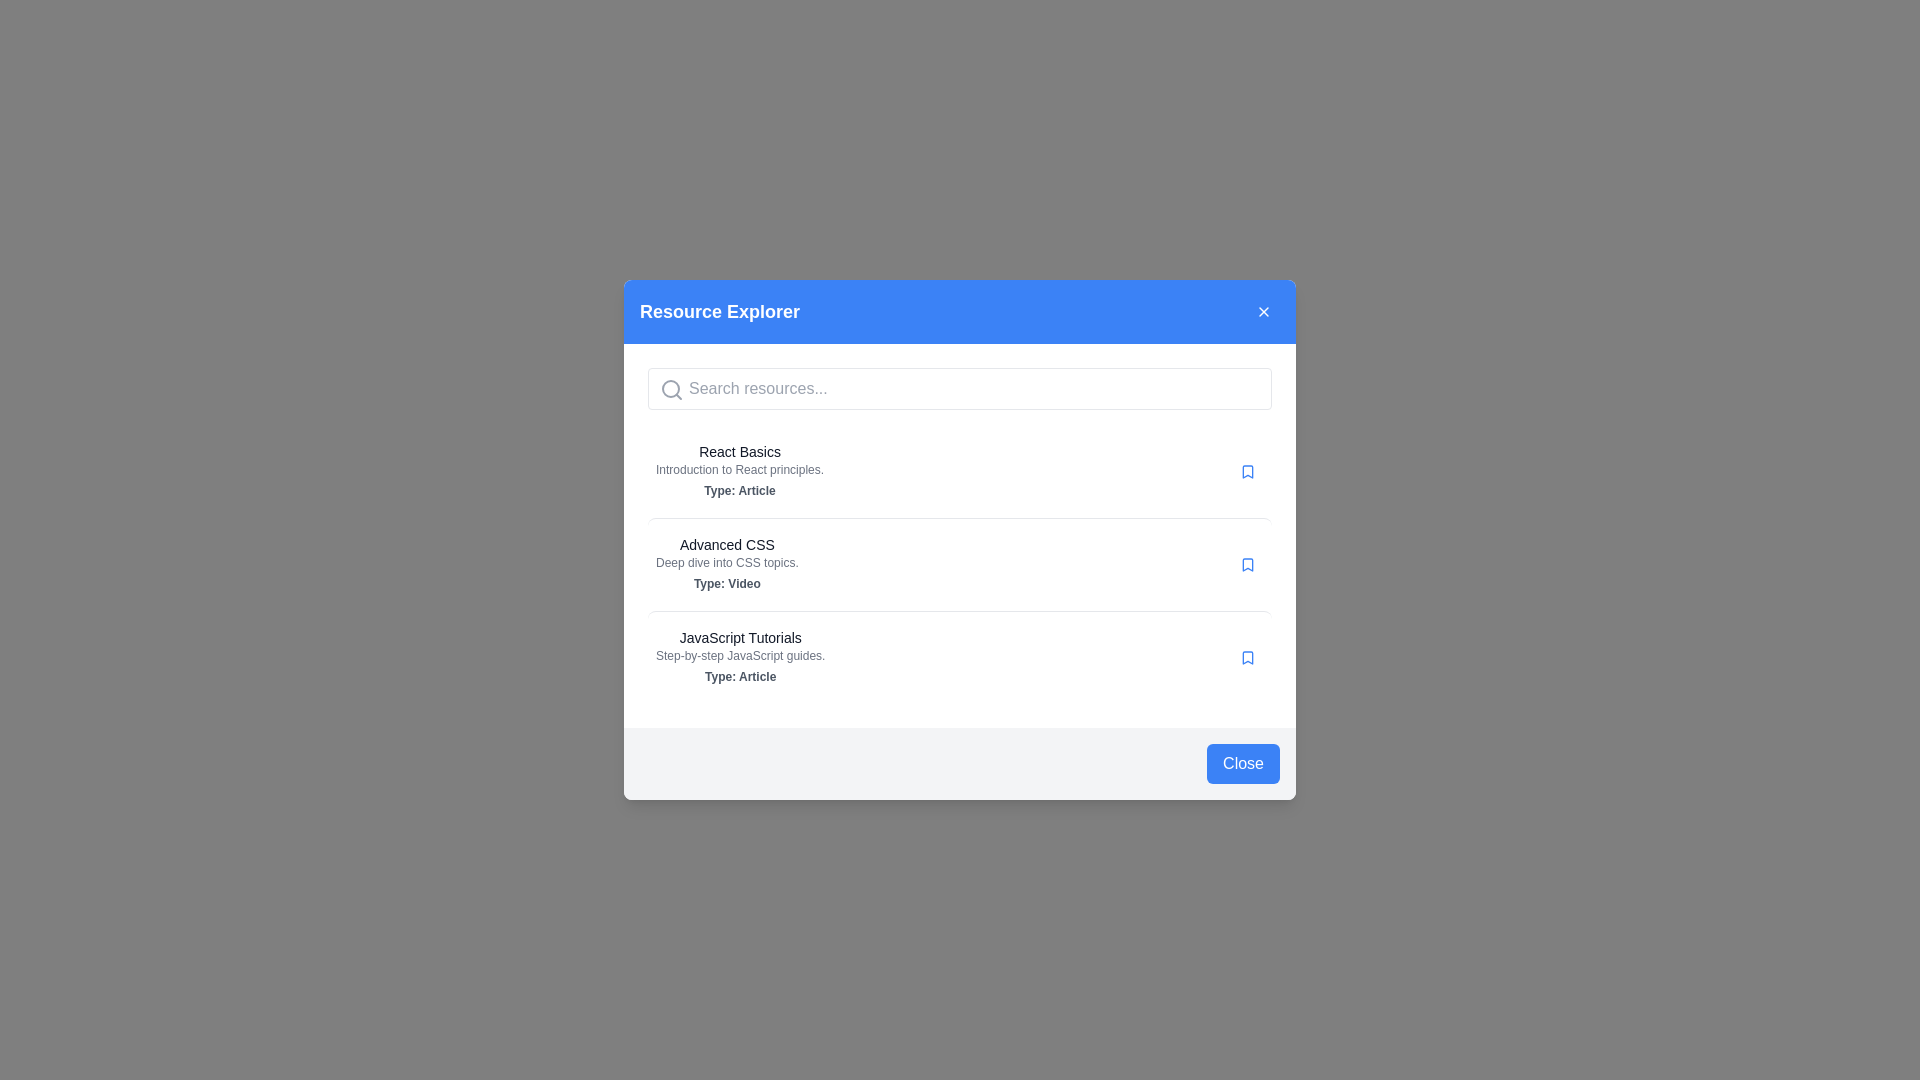  What do you see at coordinates (1247, 564) in the screenshot?
I see `the bookmark-shaped icon located at the far right of the 'Advanced CSS' entry in the list` at bounding box center [1247, 564].